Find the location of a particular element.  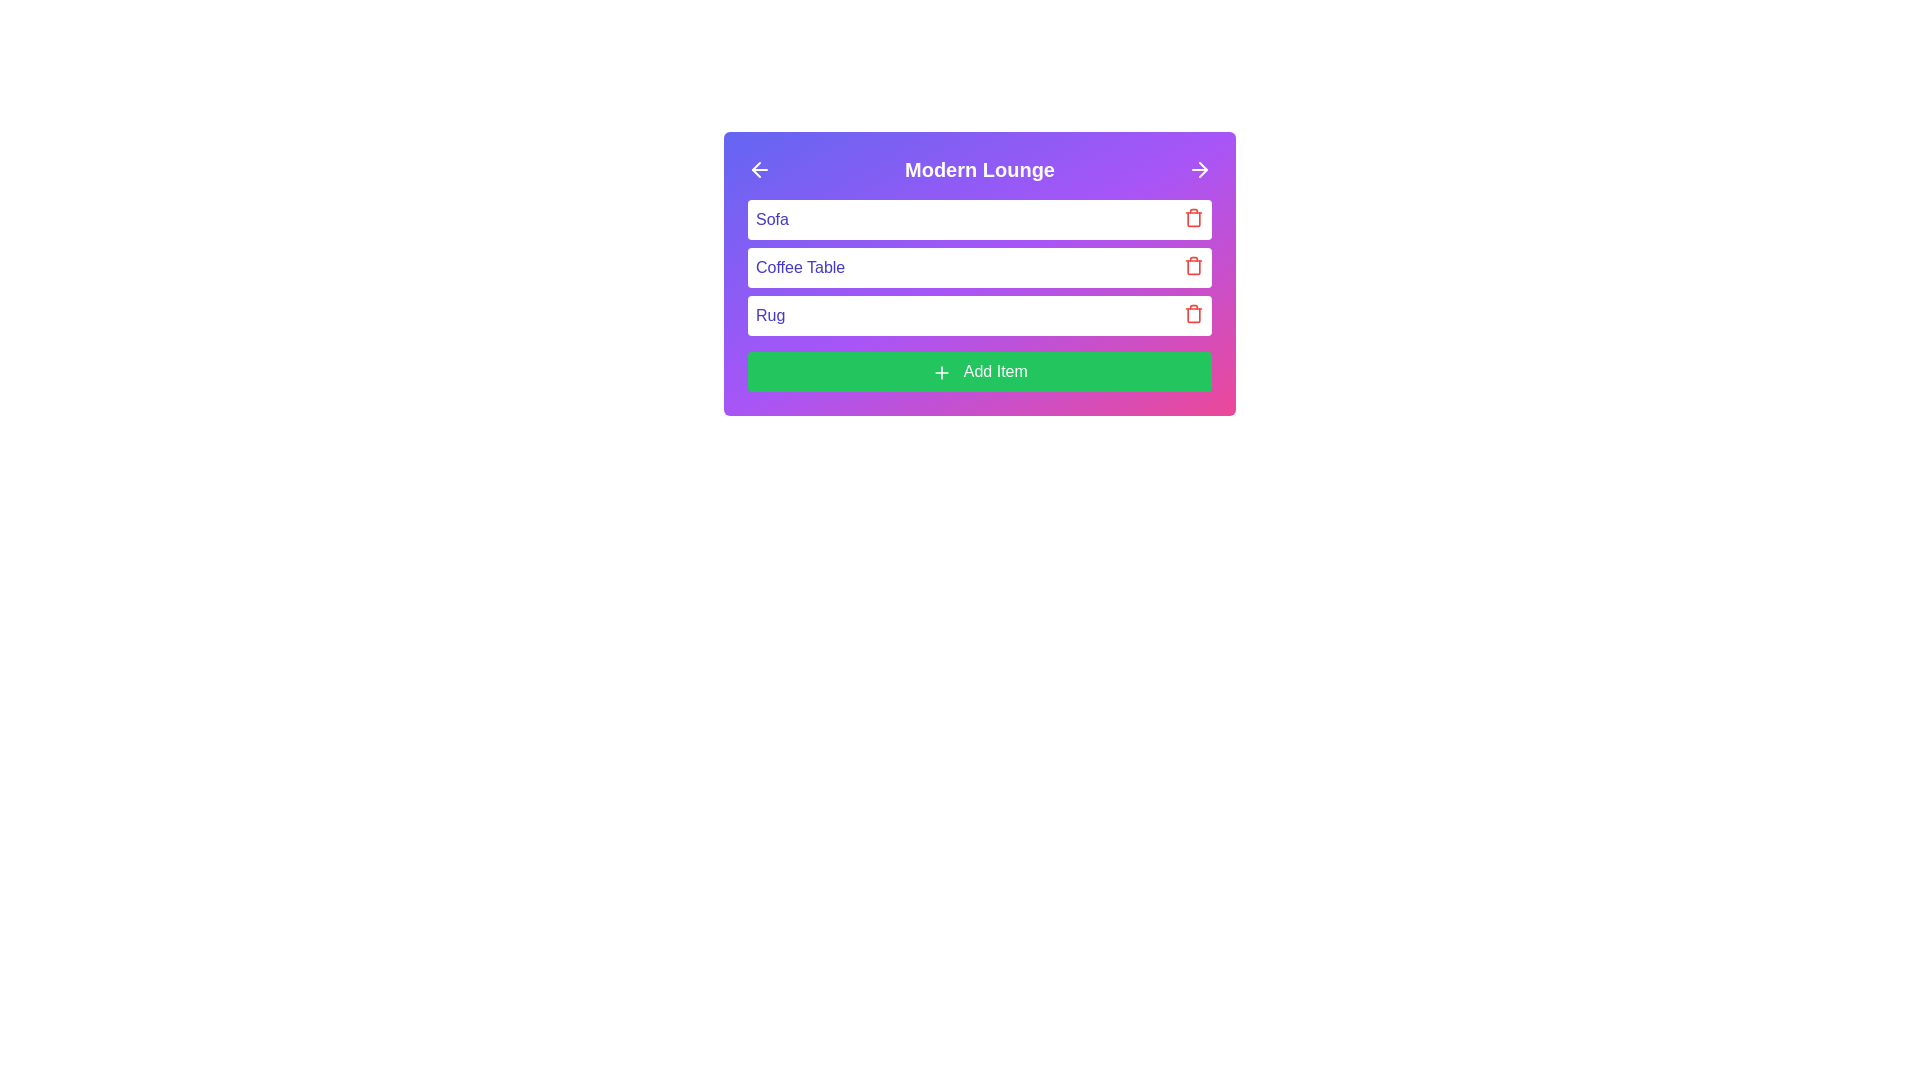

the green 'Add Item' button with rounded corners located at the bottom of the 'Modern Lounge' card is located at coordinates (979, 371).